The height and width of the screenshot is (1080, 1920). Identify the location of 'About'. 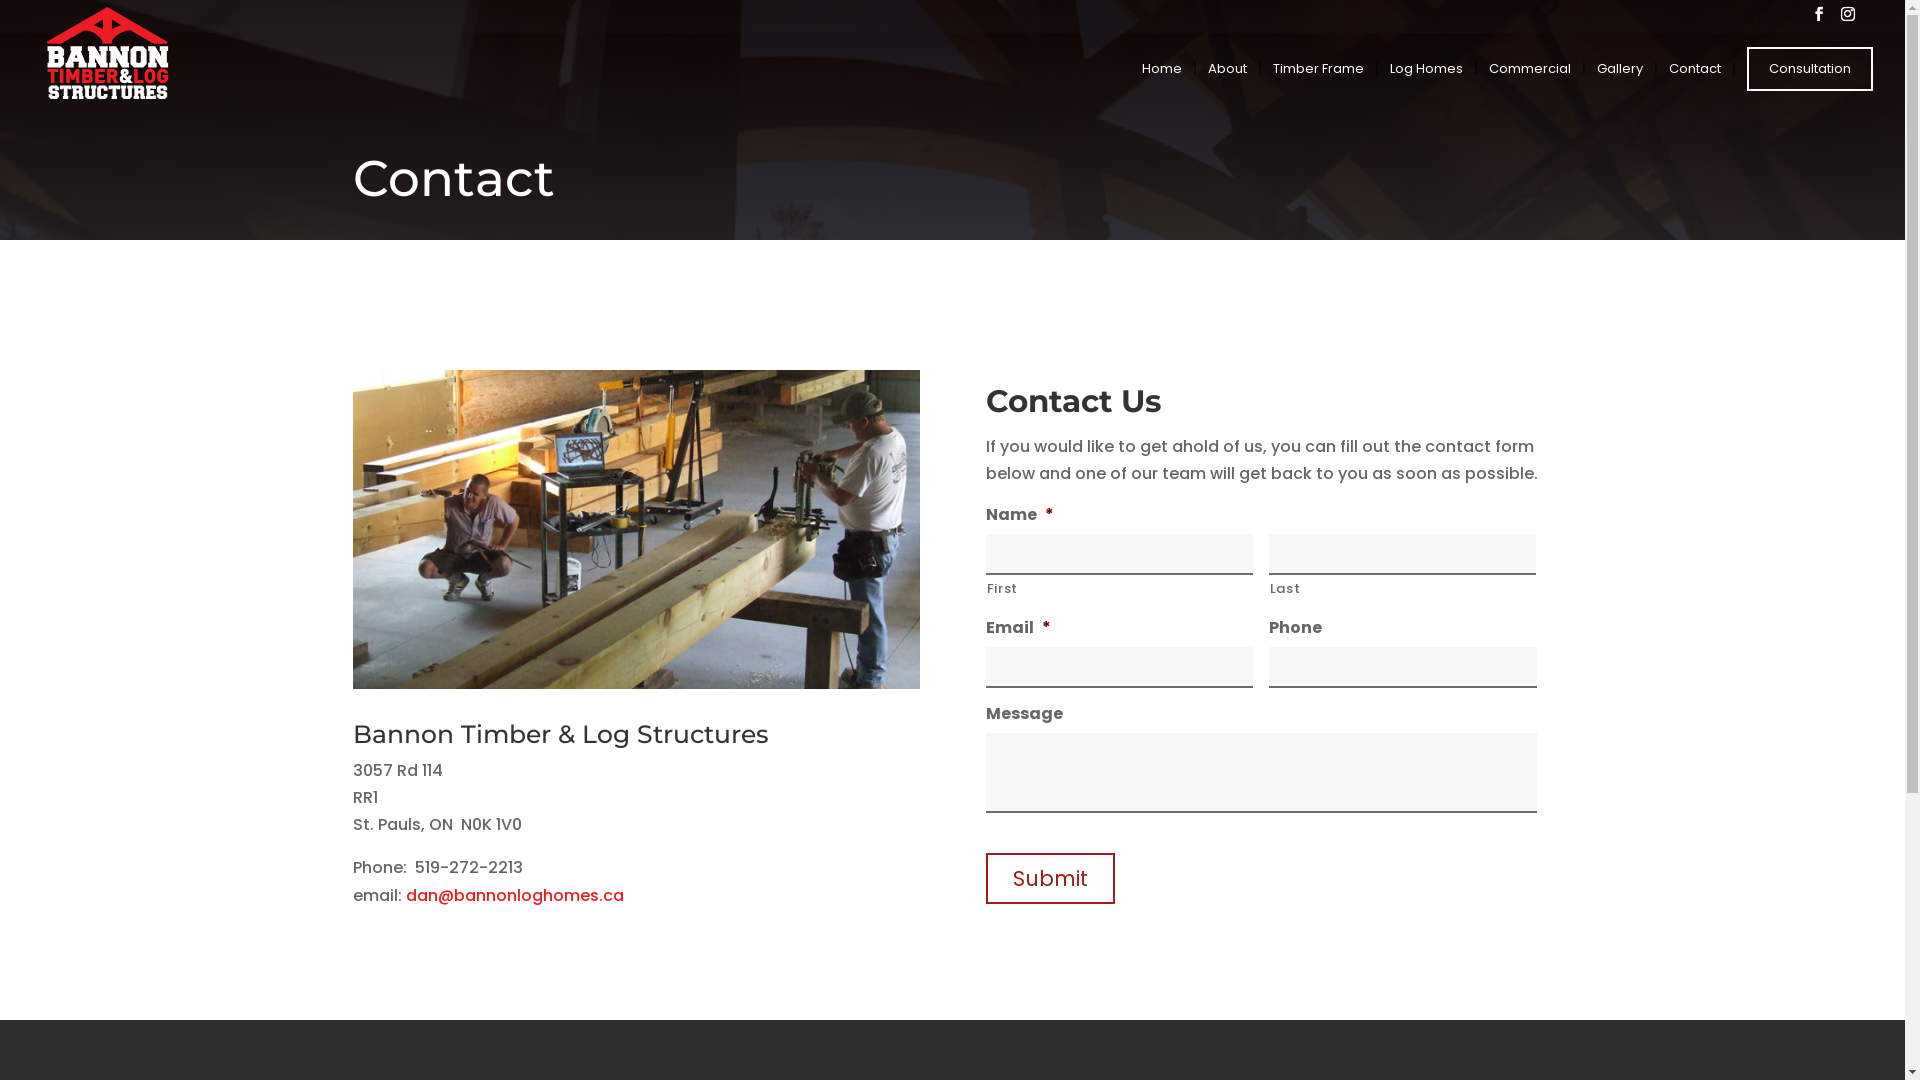
(1226, 82).